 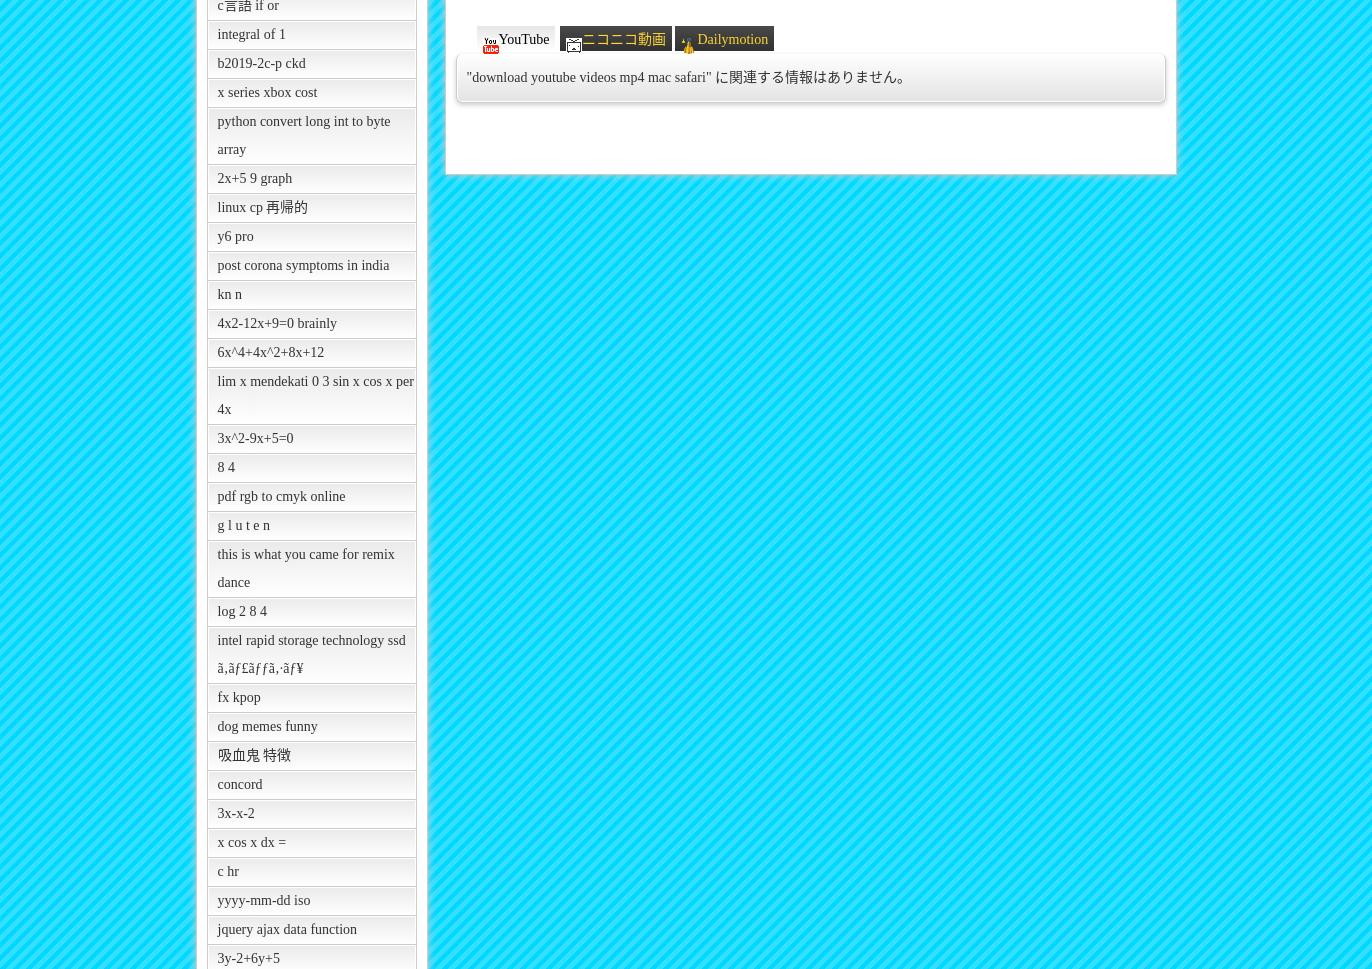 I want to click on 'x cos x dx =', so click(x=251, y=841).